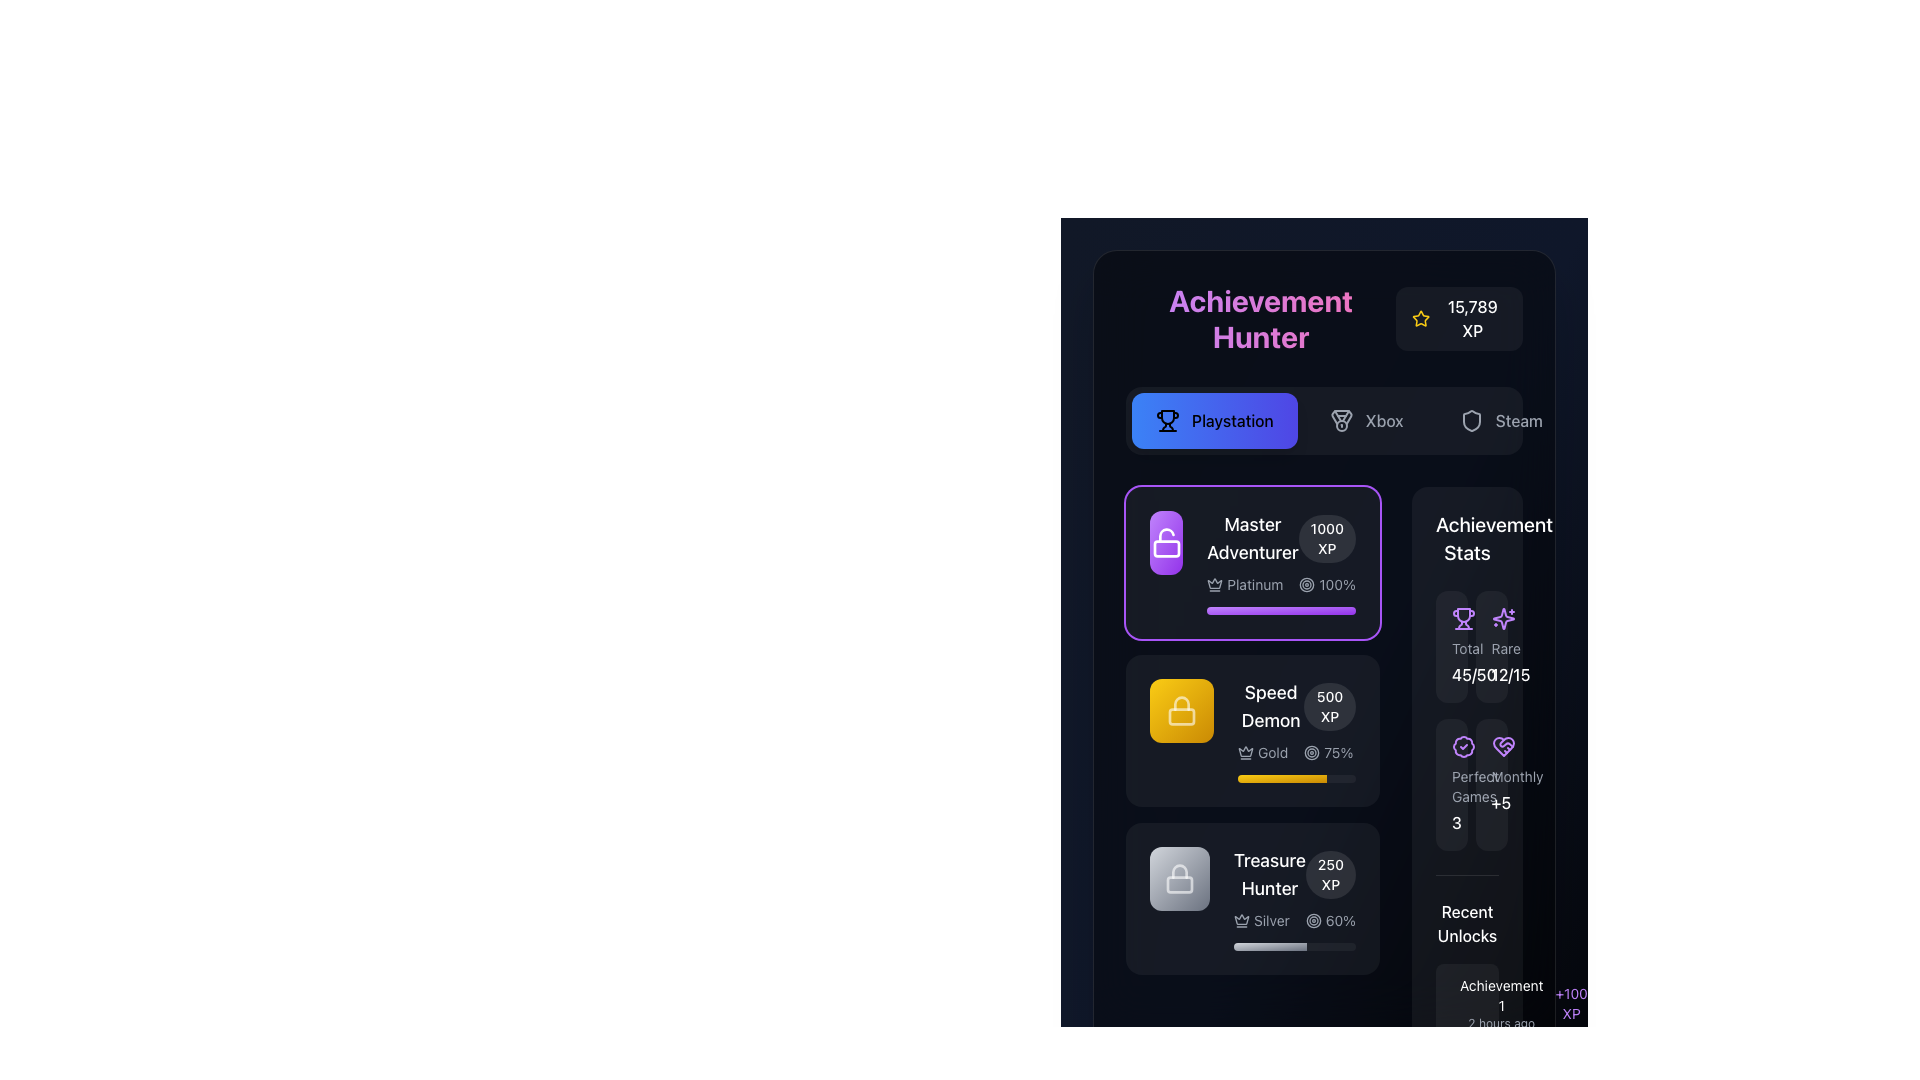 This screenshot has height=1080, width=1920. I want to click on the star icon with a hollow yellow outline located in the top-right portion of the XP display panel, which precedes the text '15,789 XP', so click(1420, 318).